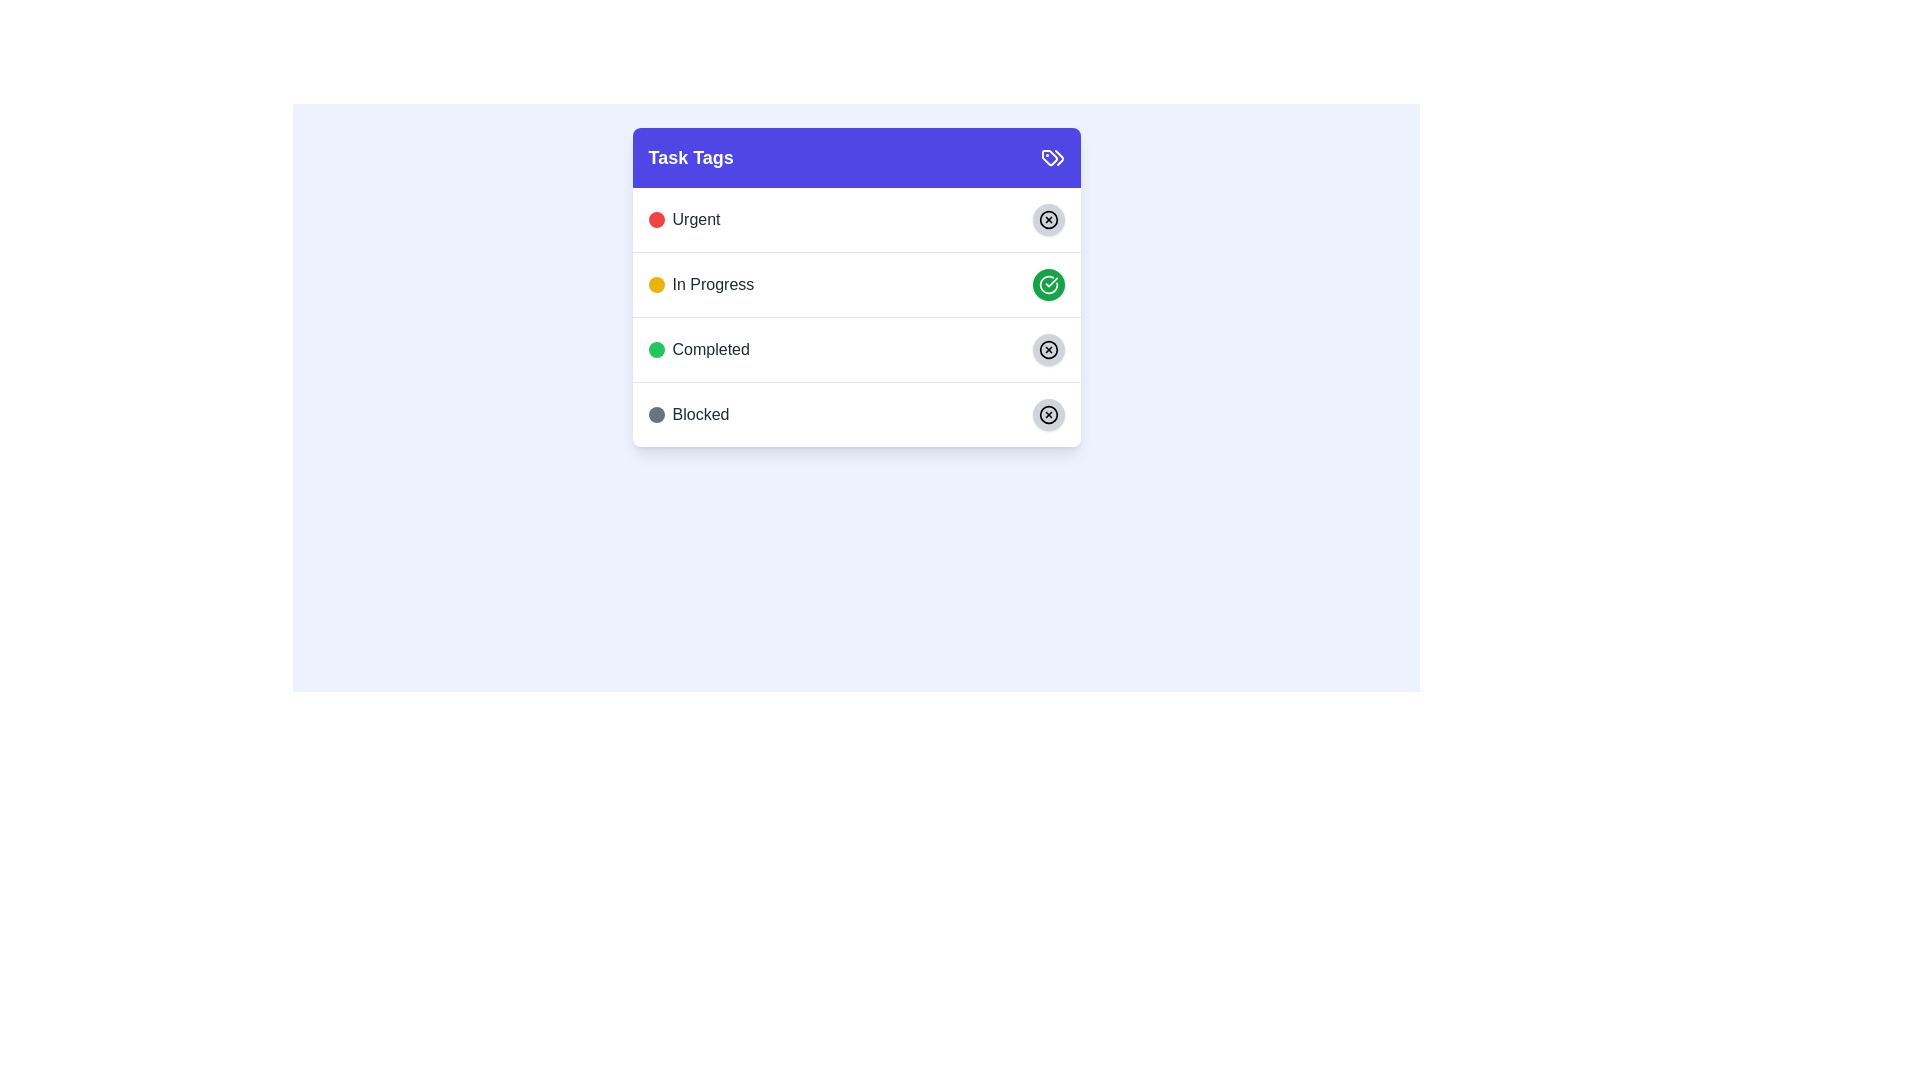  What do you see at coordinates (711, 349) in the screenshot?
I see `the 'Completed' status label located in the 'Task Tags' section, which is the third item in the vertical list between 'In Progress' and 'Blocked'` at bounding box center [711, 349].